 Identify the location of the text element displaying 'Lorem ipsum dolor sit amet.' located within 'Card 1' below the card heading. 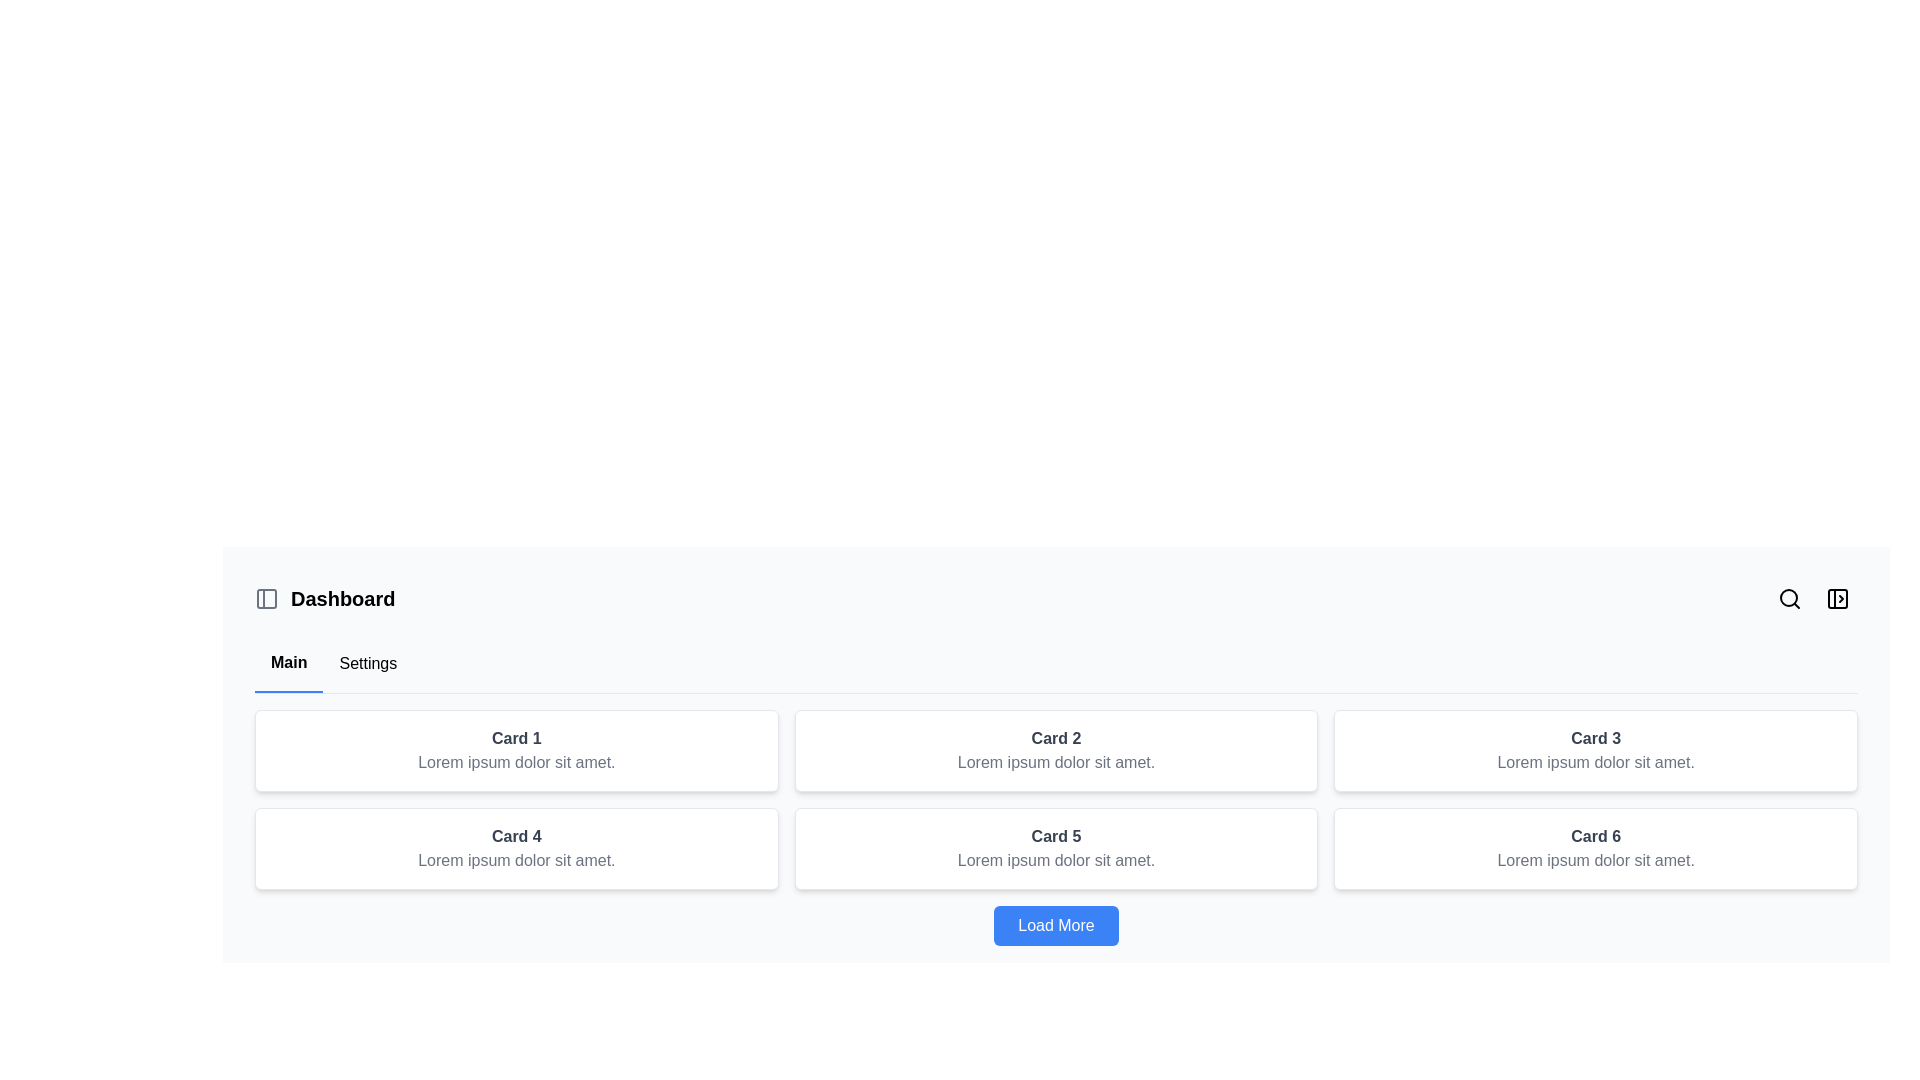
(516, 763).